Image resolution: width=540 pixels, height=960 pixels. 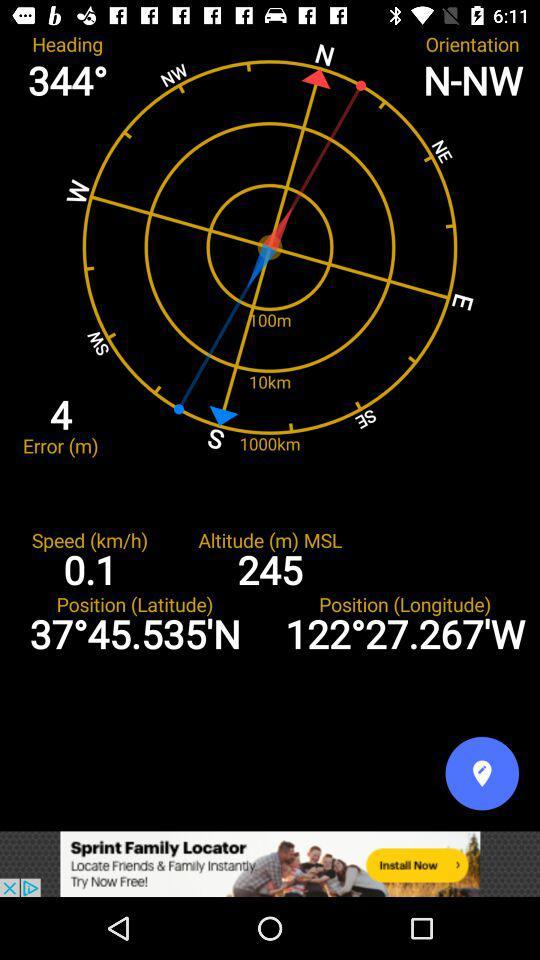 I want to click on pin, so click(x=481, y=772).